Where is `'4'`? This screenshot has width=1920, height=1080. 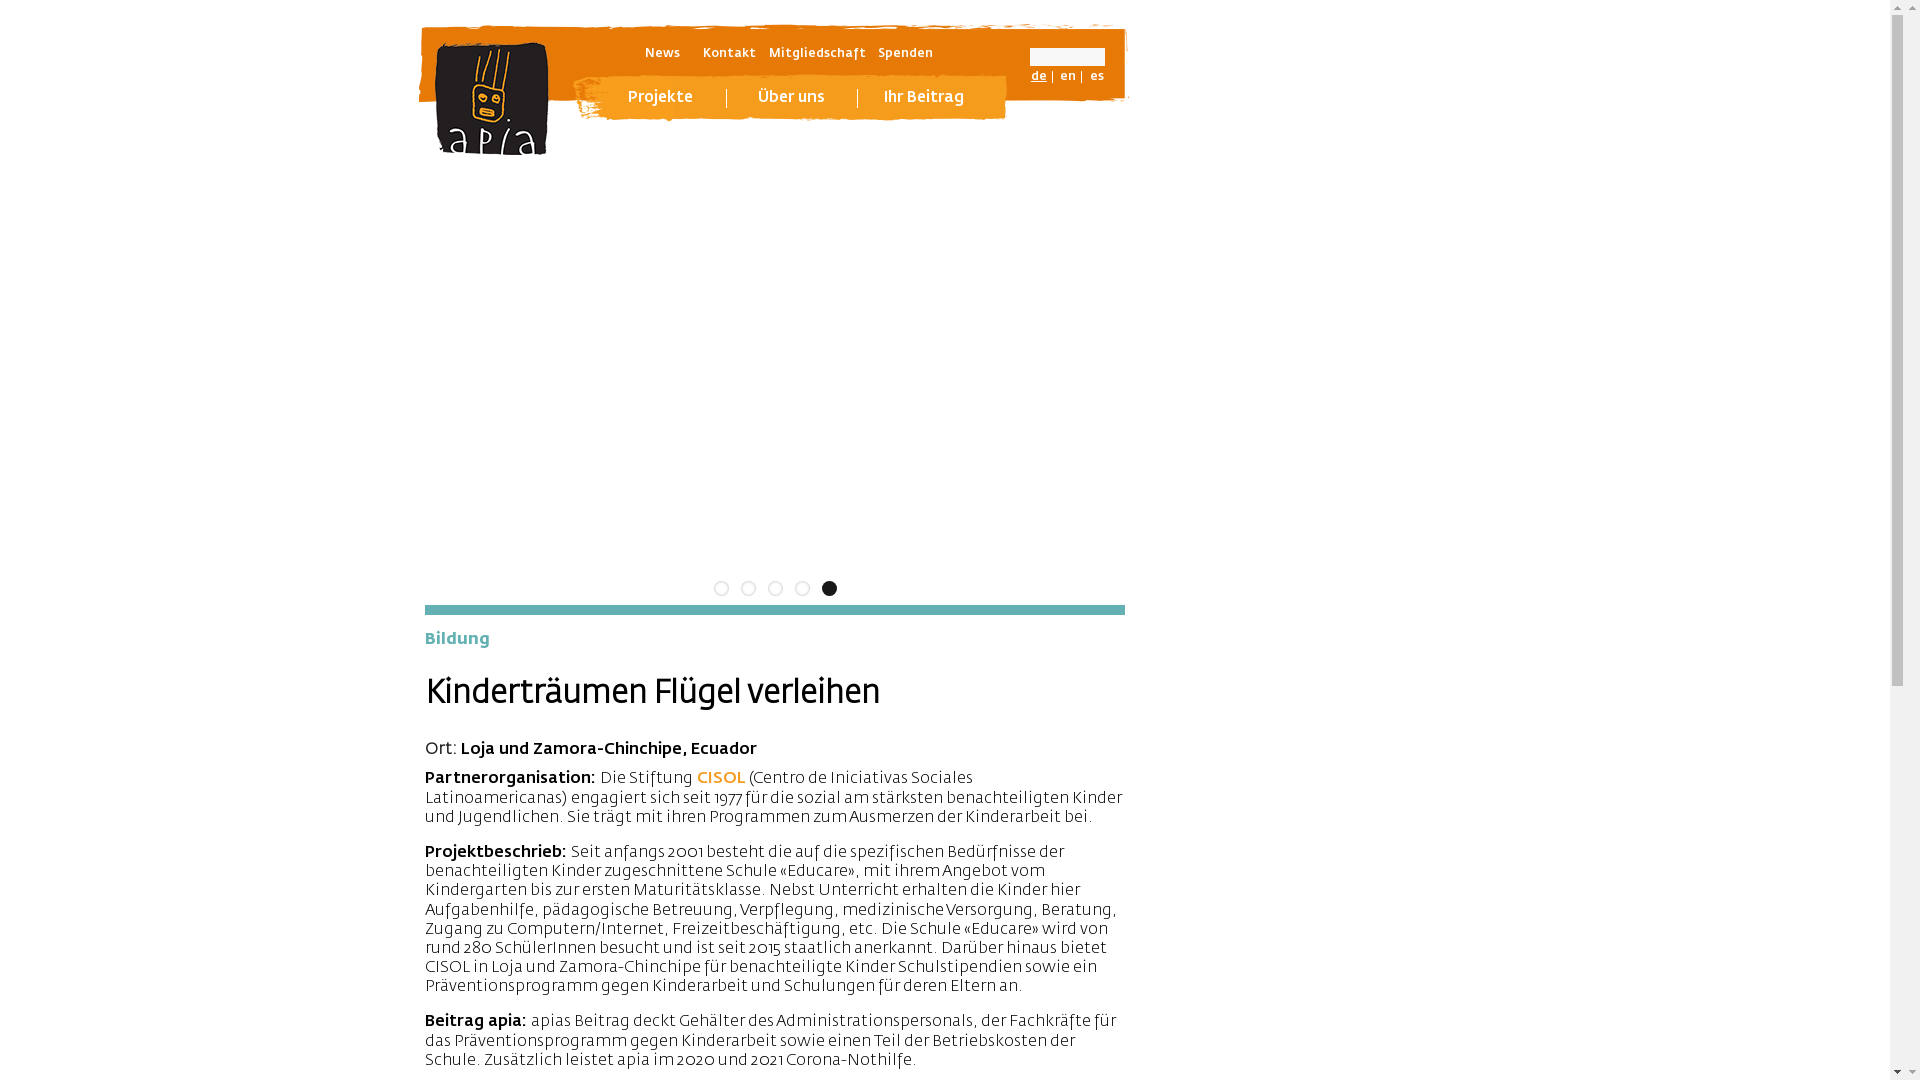
'4' is located at coordinates (792, 587).